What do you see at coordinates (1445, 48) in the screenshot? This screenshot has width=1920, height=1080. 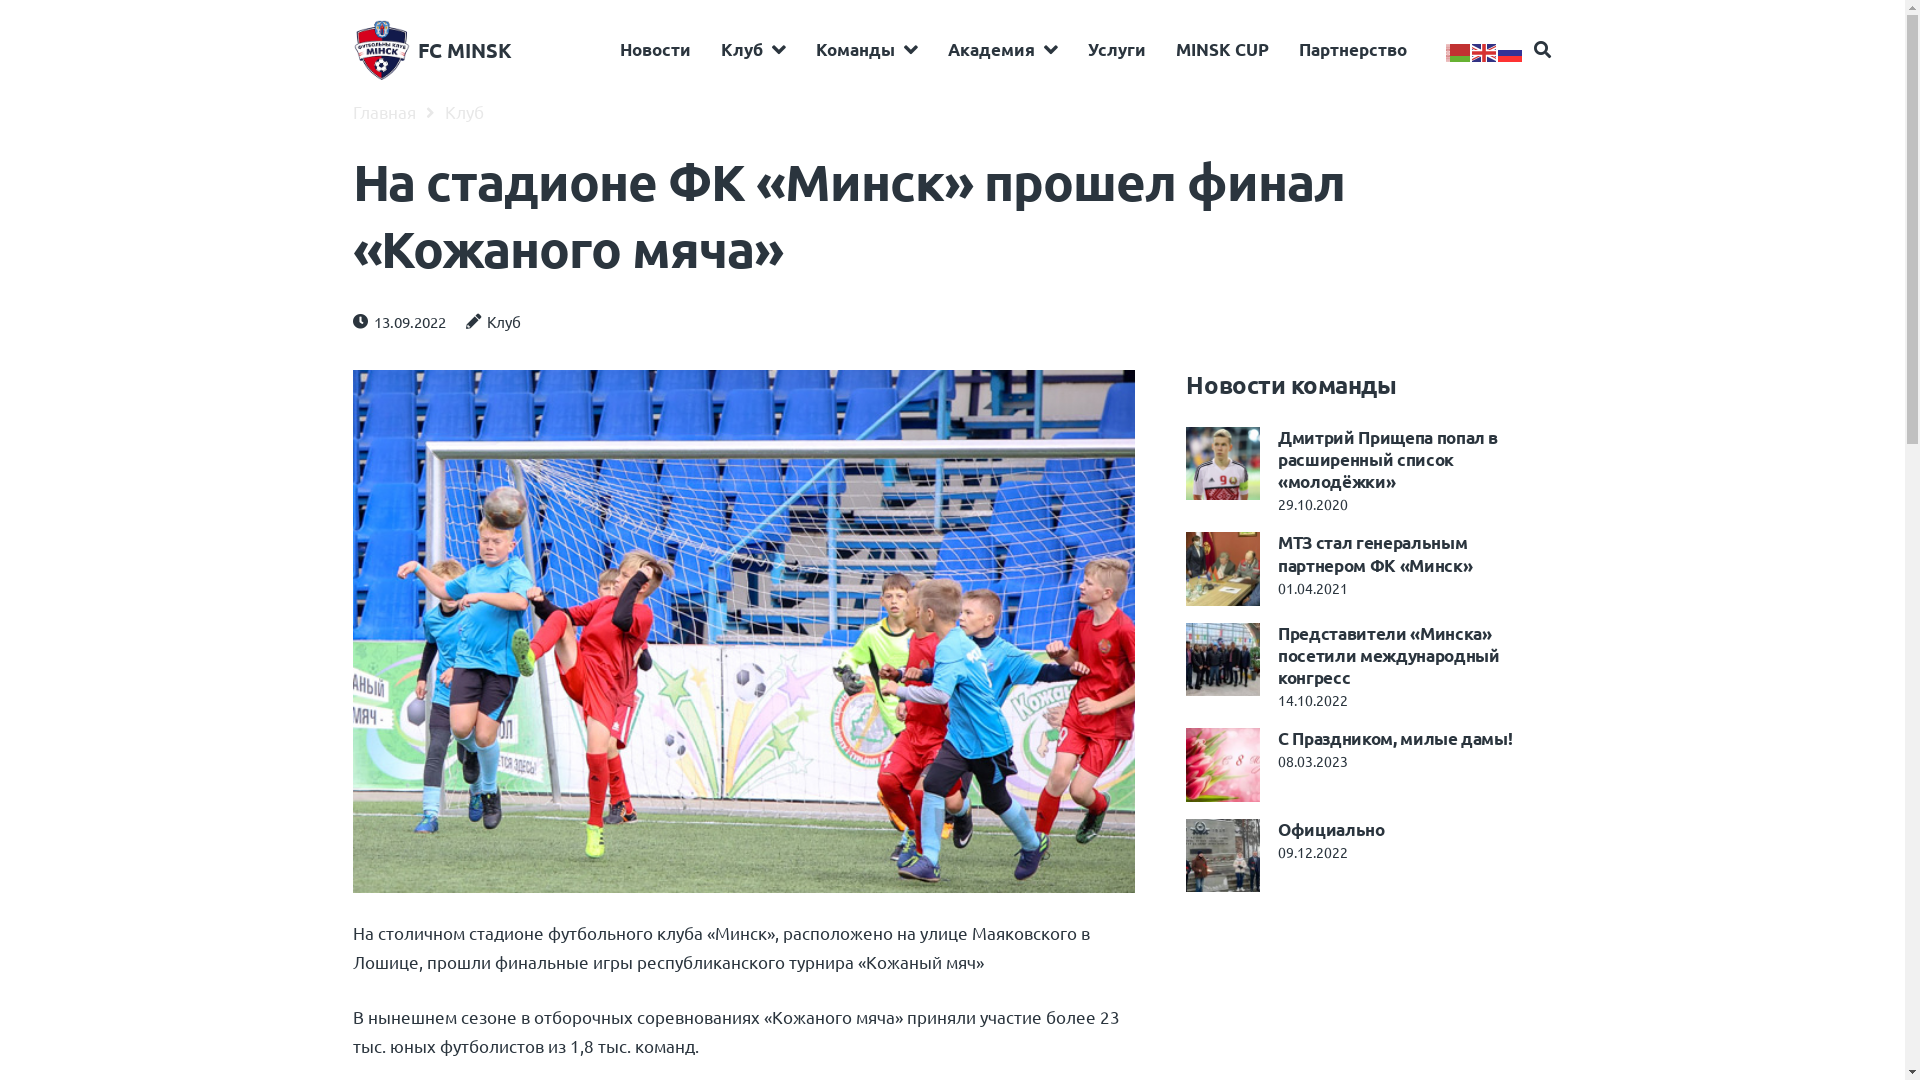 I see `'Belarusian'` at bounding box center [1445, 48].